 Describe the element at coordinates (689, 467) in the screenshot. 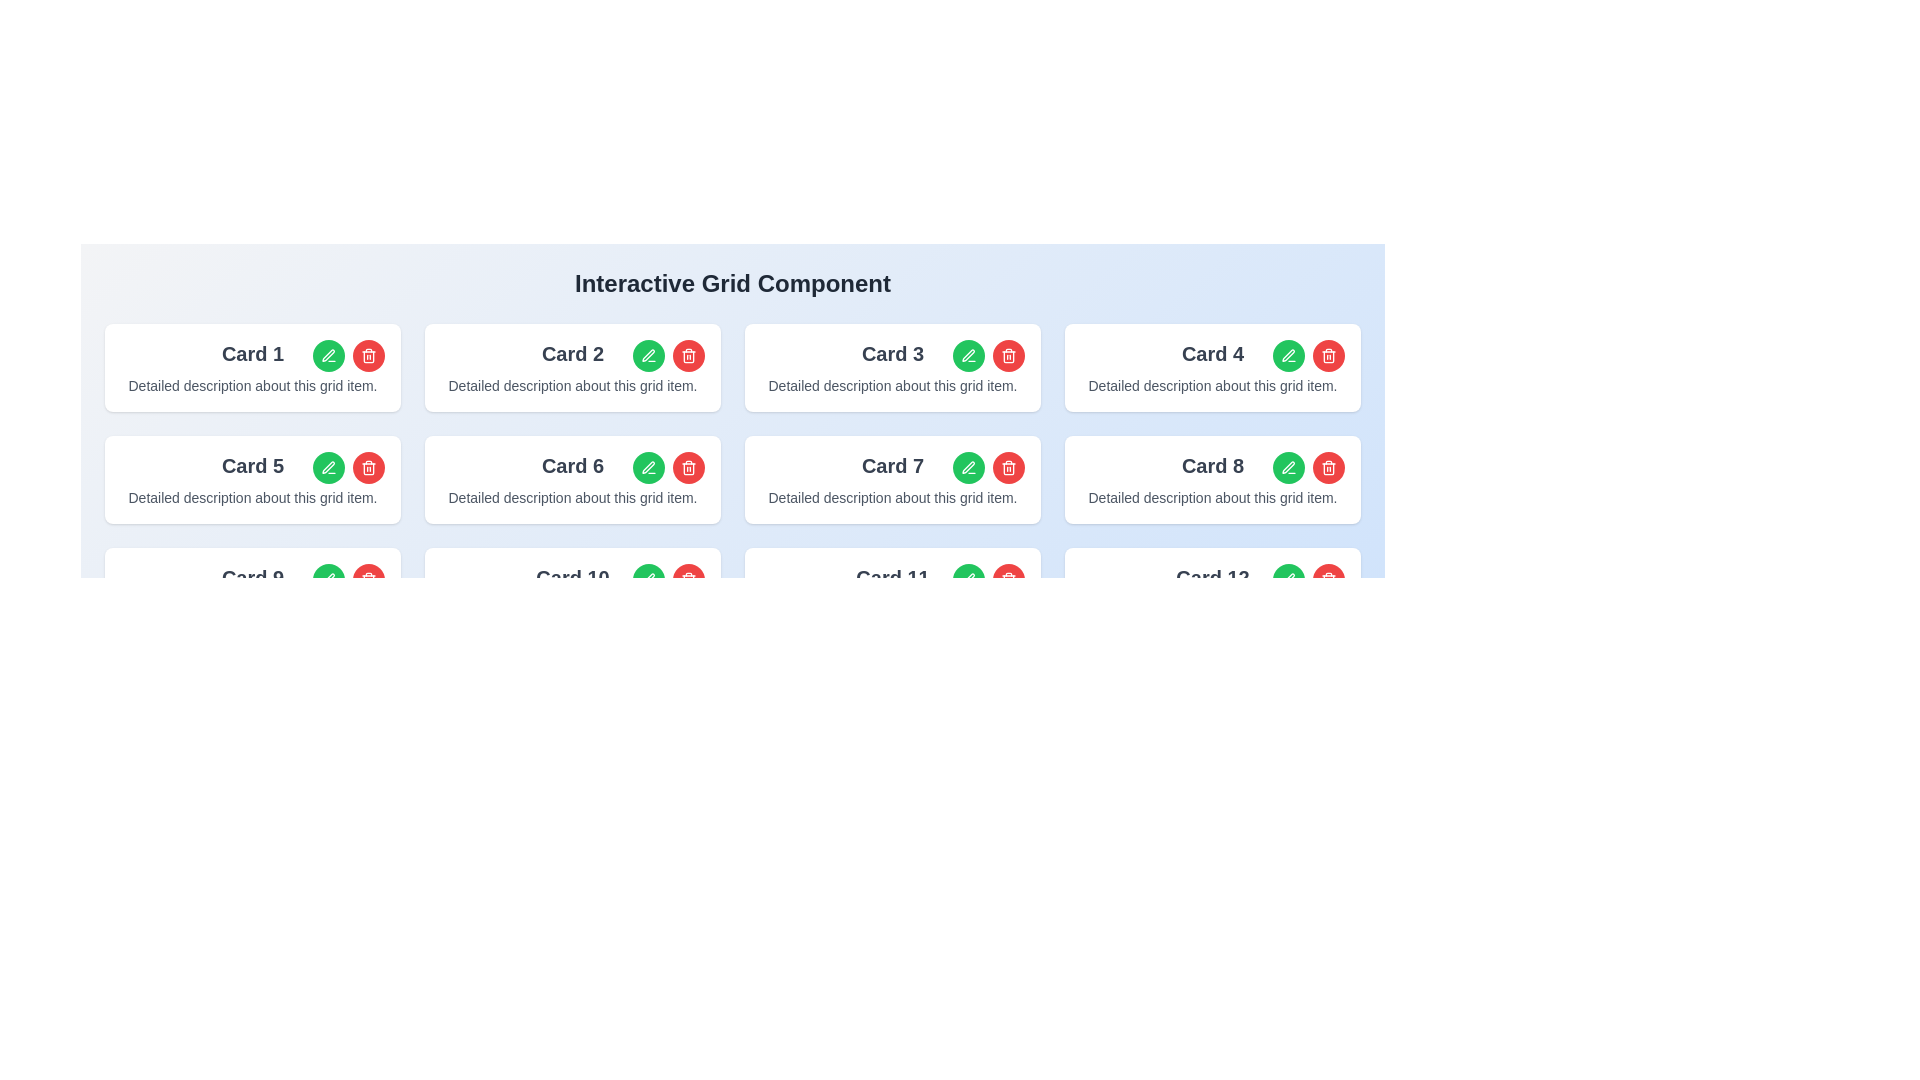

I see `the trash can icon button with a red circular background located at the top-right corner of 'Card 6' for additional context menu options` at that location.